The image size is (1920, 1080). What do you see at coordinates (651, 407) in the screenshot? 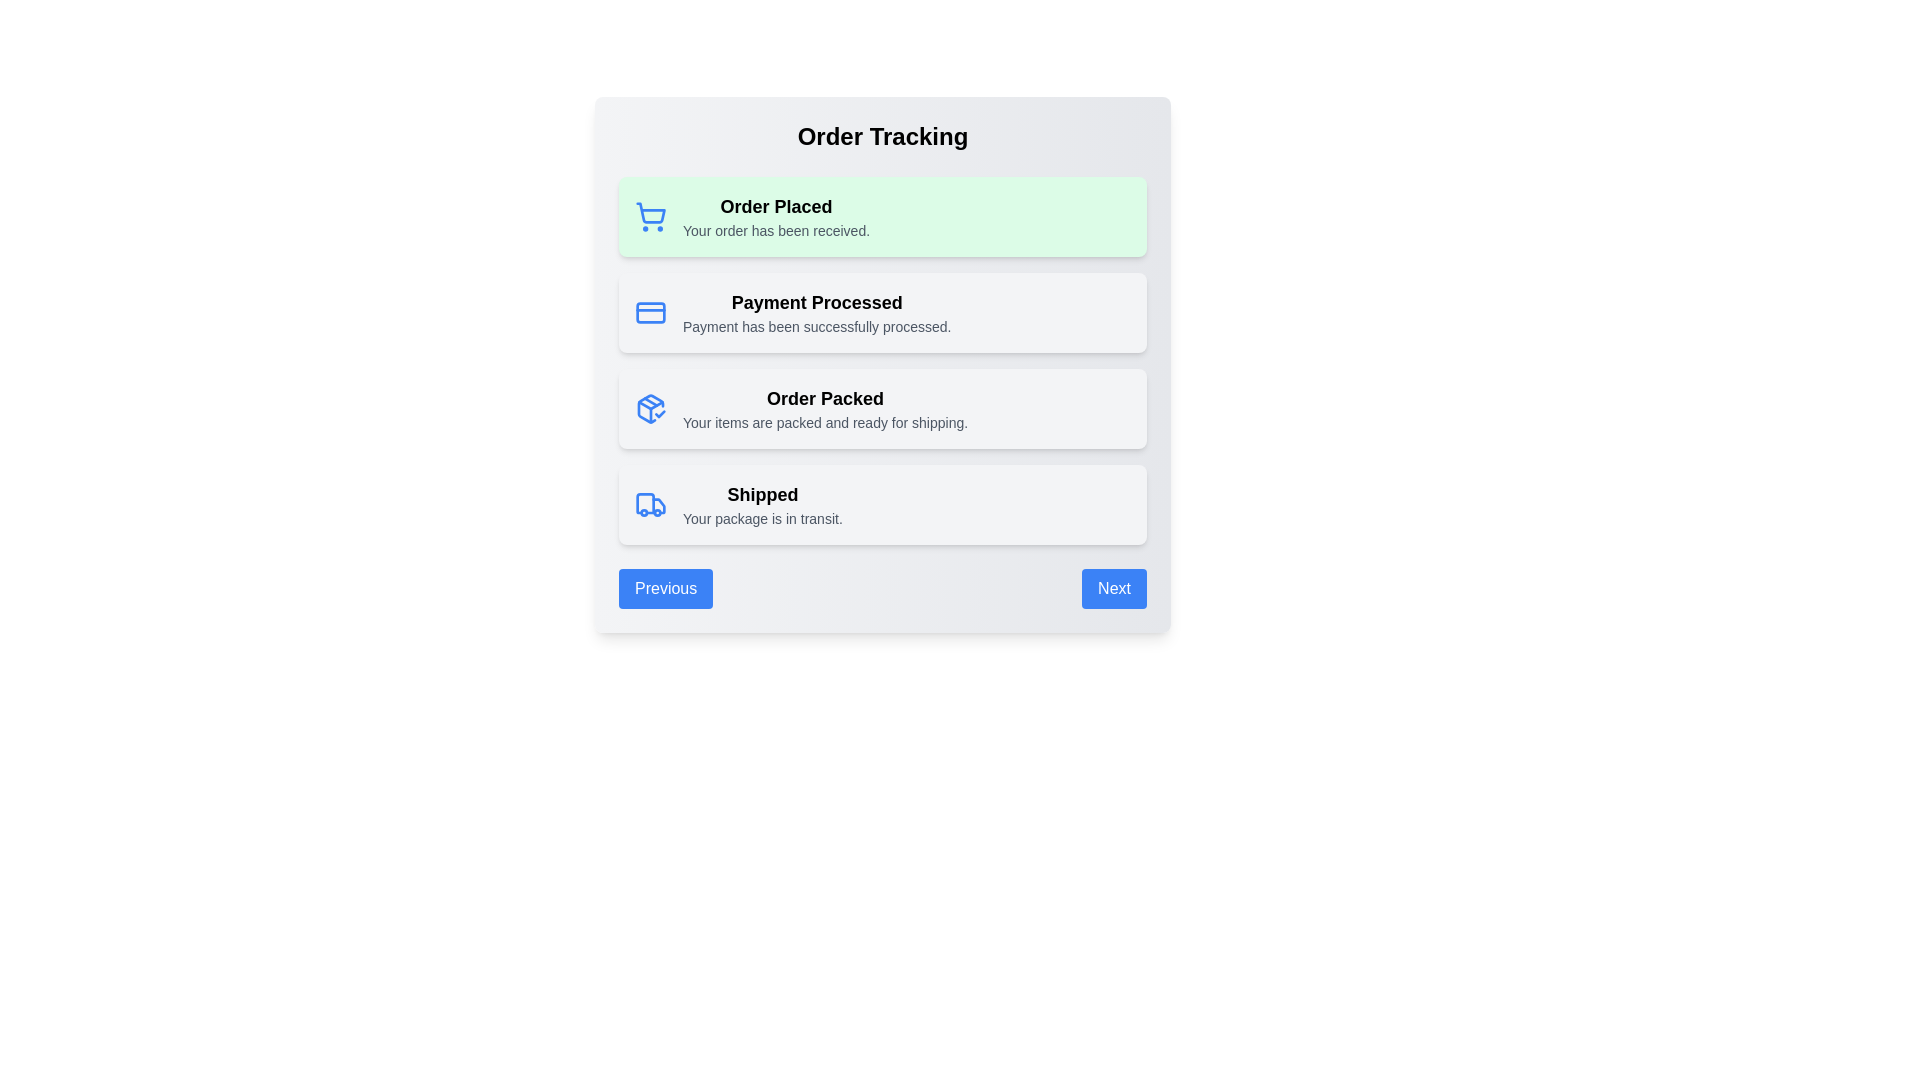
I see `the decorative icon that represents the status 'Order Packed', located near the left edge of the third row in the order tracking list` at bounding box center [651, 407].